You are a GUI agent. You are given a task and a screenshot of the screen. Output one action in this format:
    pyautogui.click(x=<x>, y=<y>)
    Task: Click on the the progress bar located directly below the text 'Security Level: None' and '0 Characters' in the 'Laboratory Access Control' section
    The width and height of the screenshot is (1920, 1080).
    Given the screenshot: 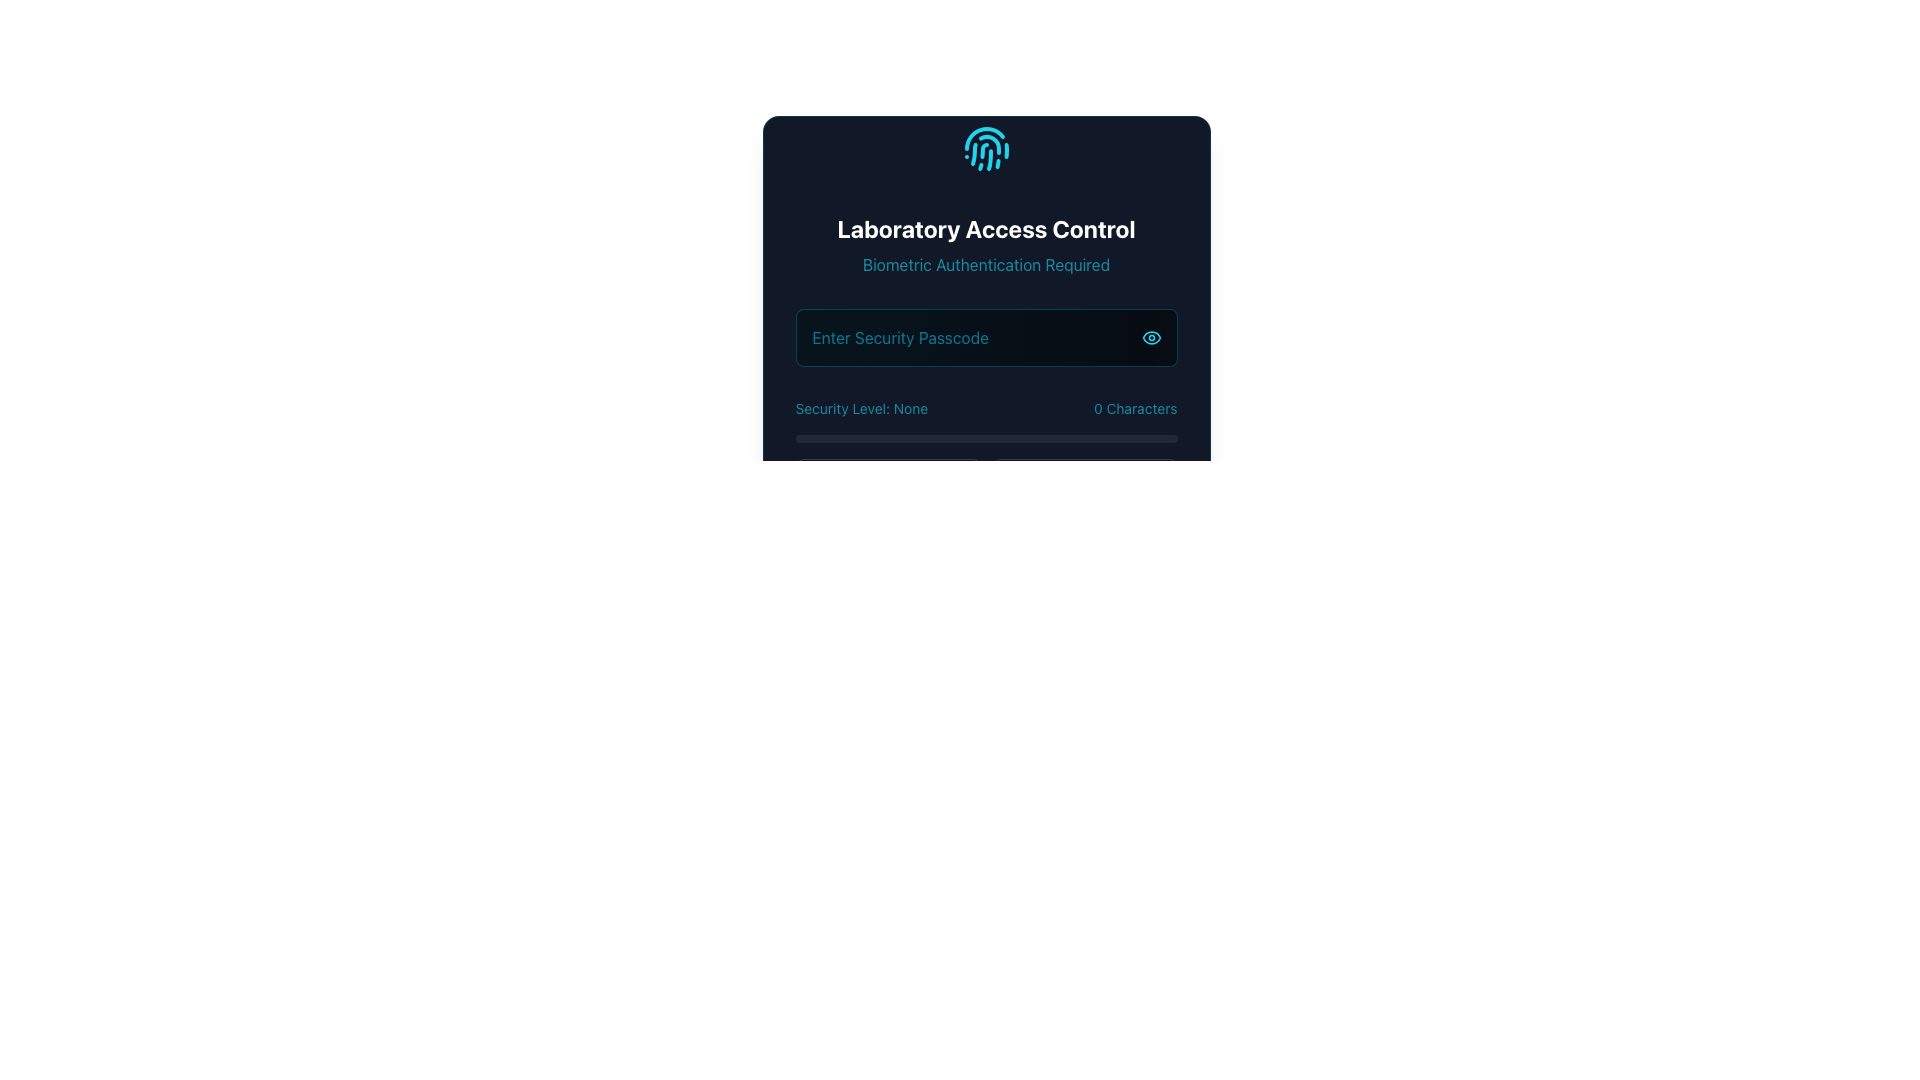 What is the action you would take?
    pyautogui.click(x=986, y=438)
    